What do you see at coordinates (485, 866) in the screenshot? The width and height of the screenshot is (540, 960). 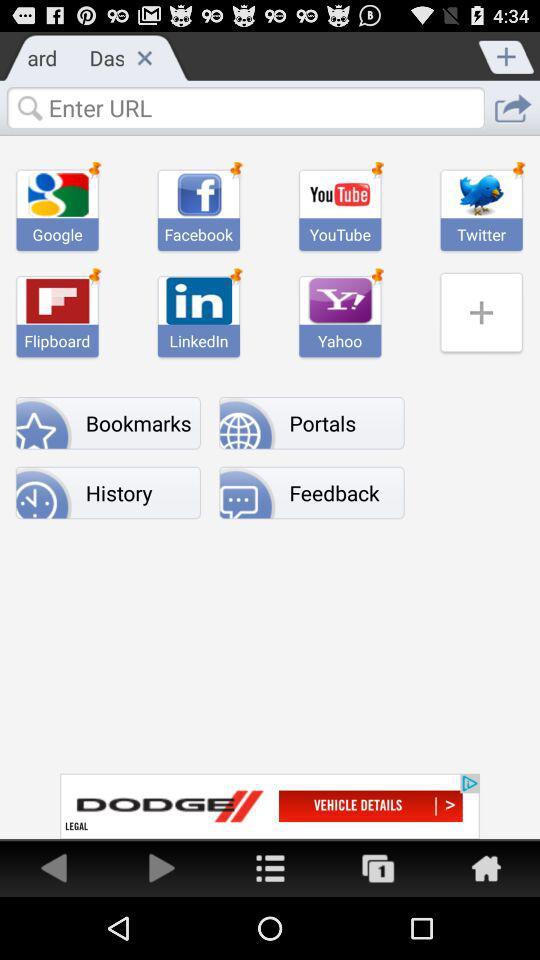 I see `the homepage` at bounding box center [485, 866].